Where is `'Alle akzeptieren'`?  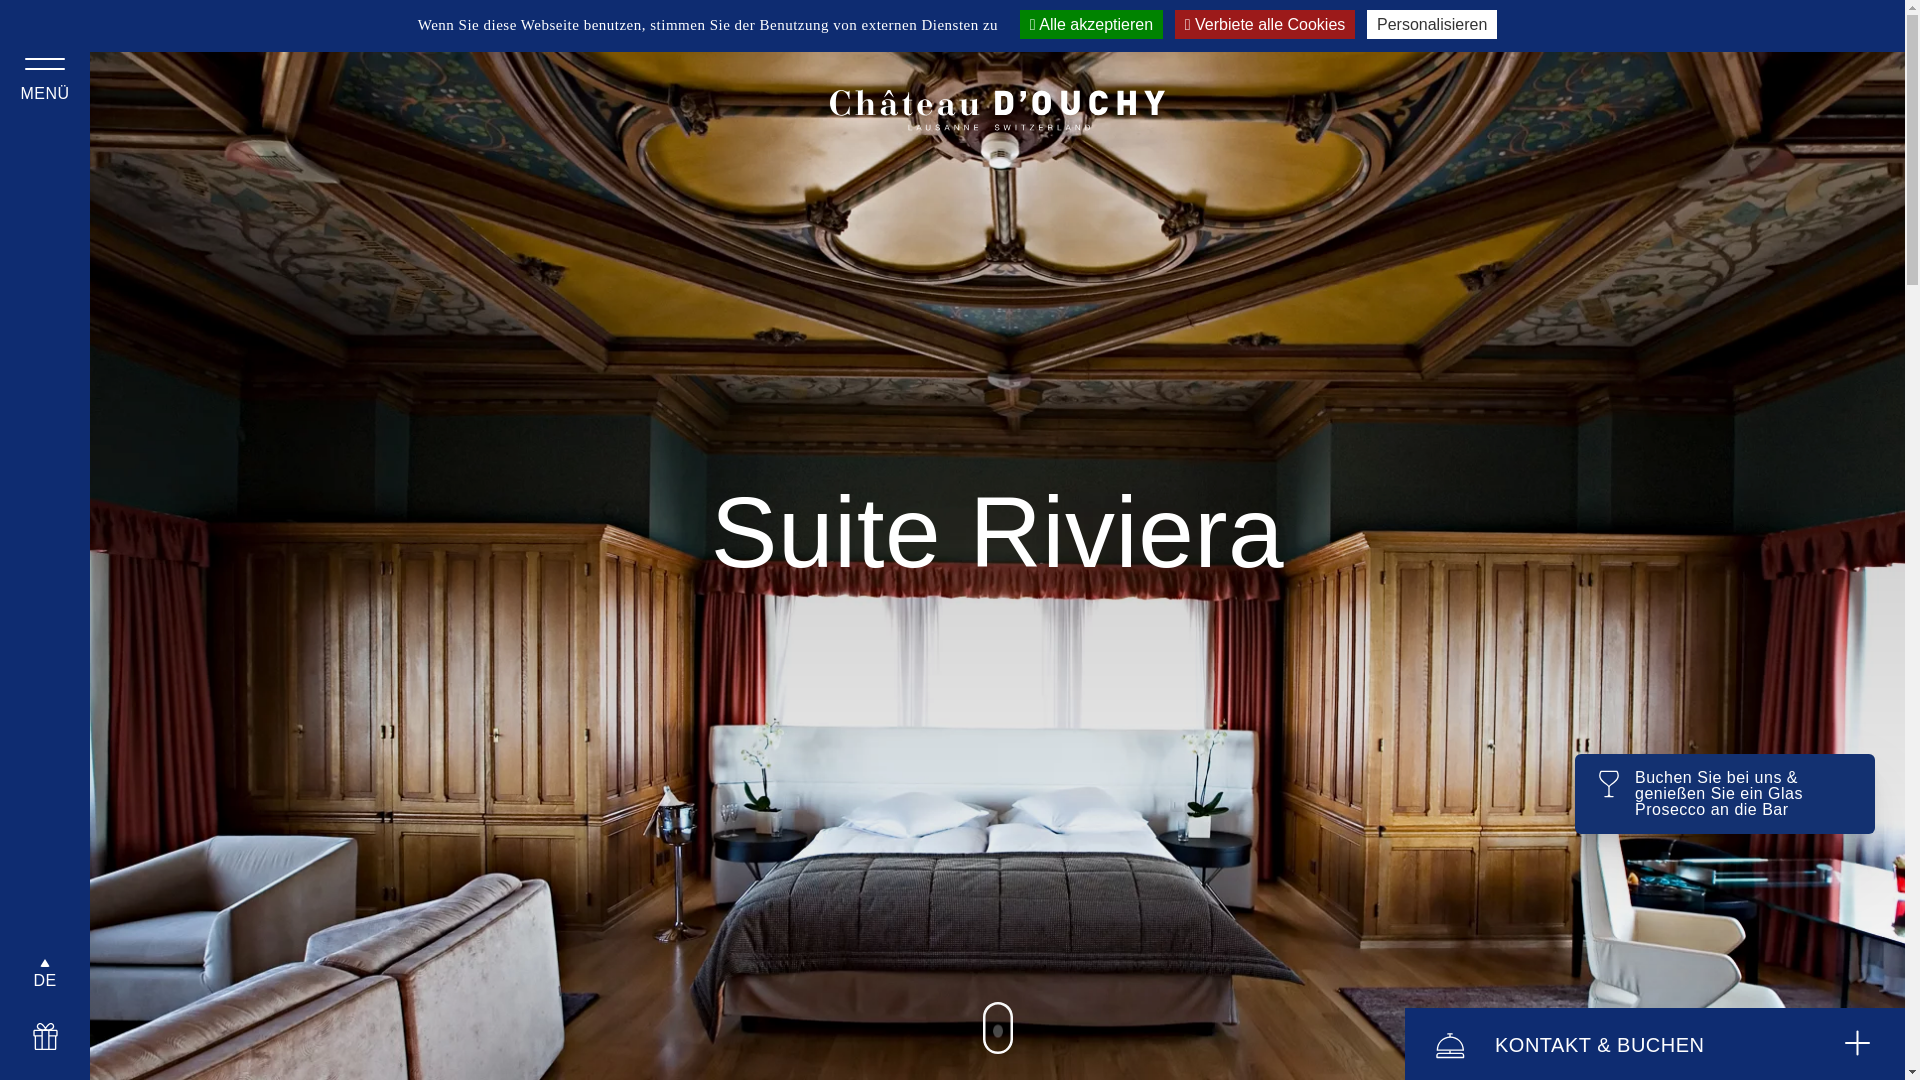 'Alle akzeptieren' is located at coordinates (1019, 24).